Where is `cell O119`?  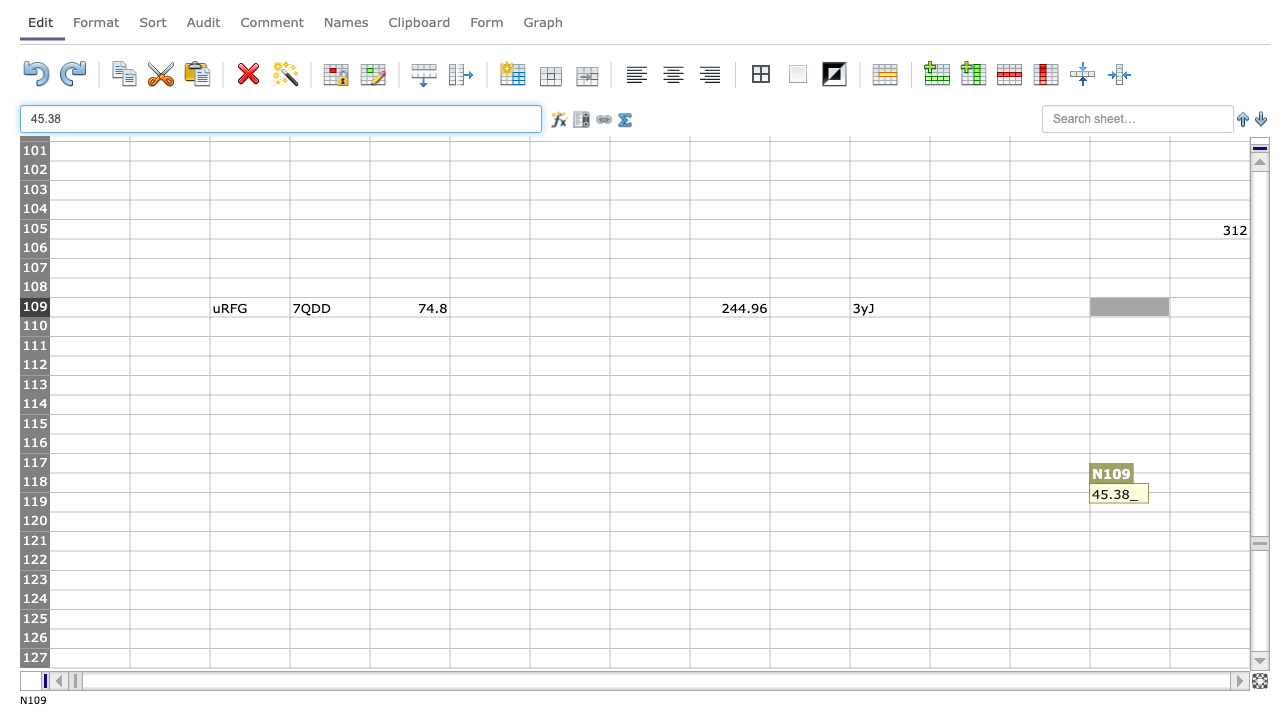 cell O119 is located at coordinates (1208, 501).